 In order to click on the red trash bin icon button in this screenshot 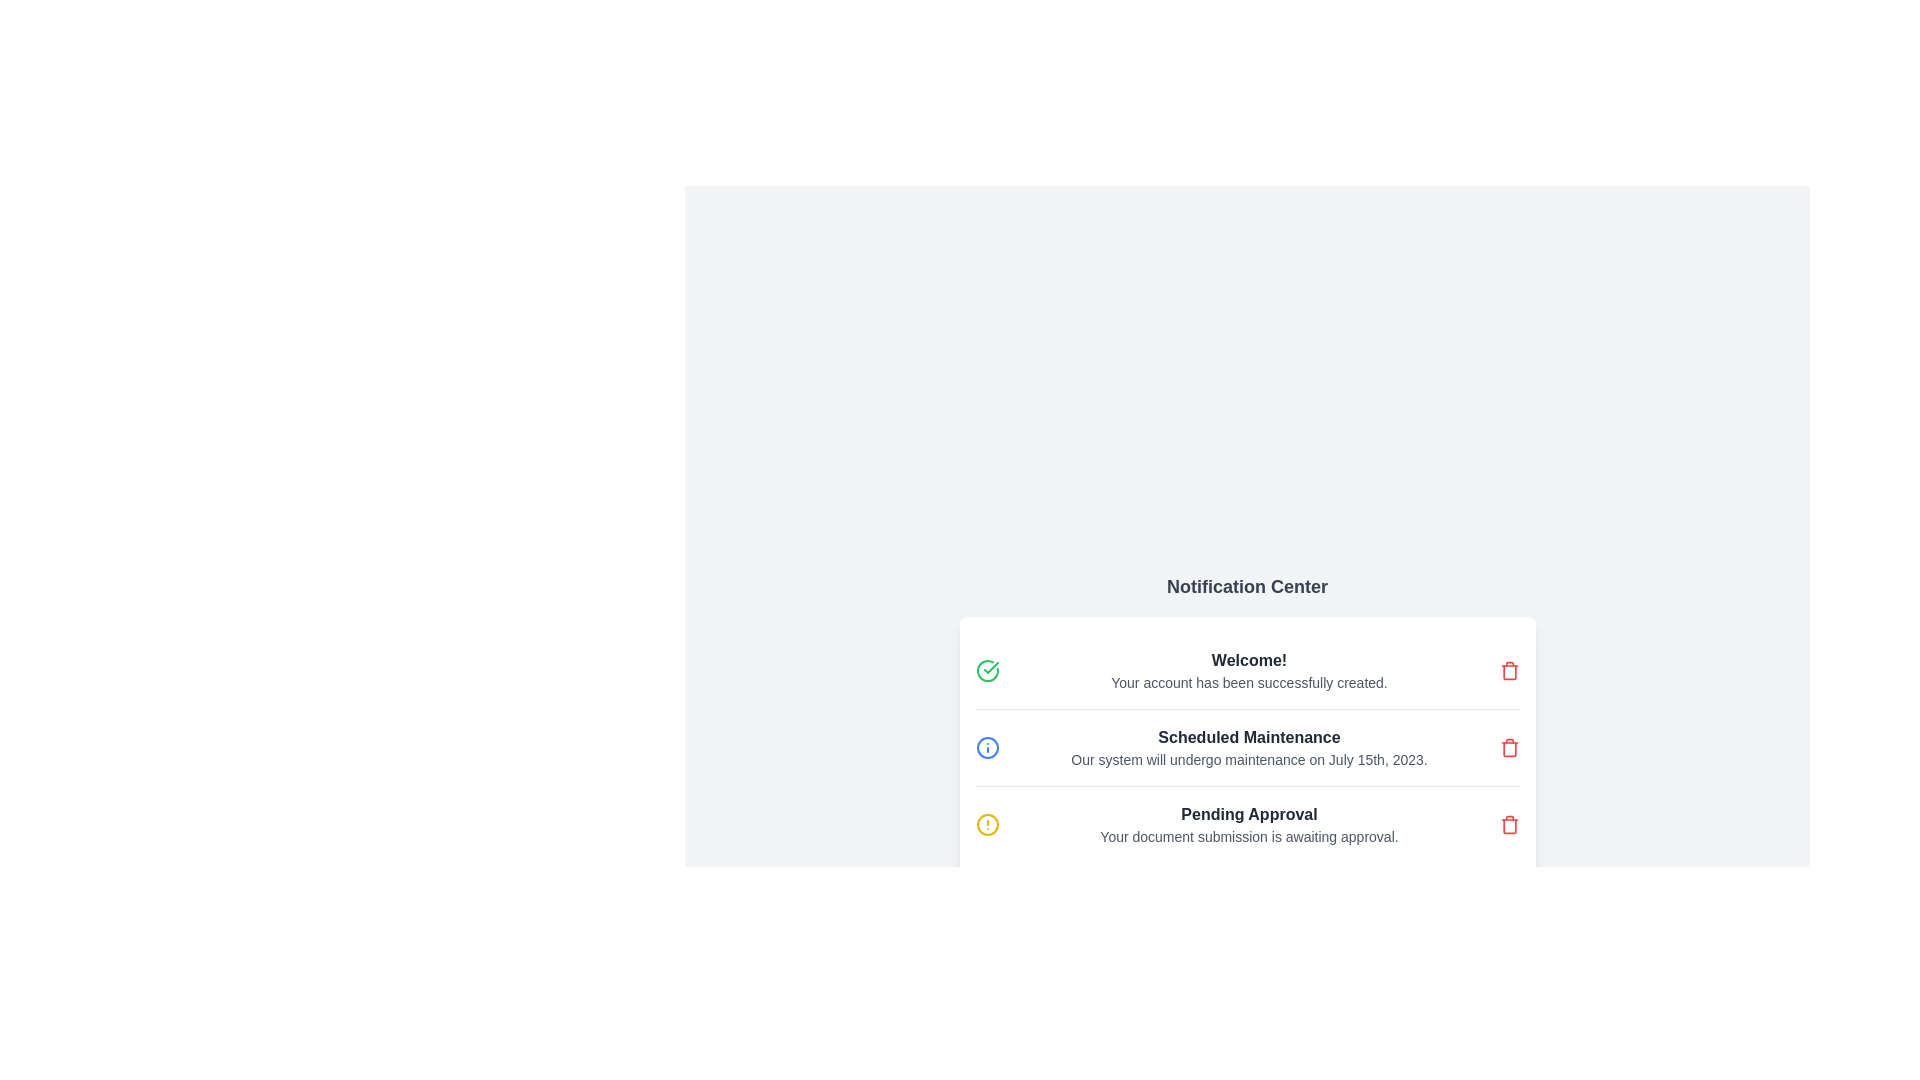, I will do `click(1509, 748)`.